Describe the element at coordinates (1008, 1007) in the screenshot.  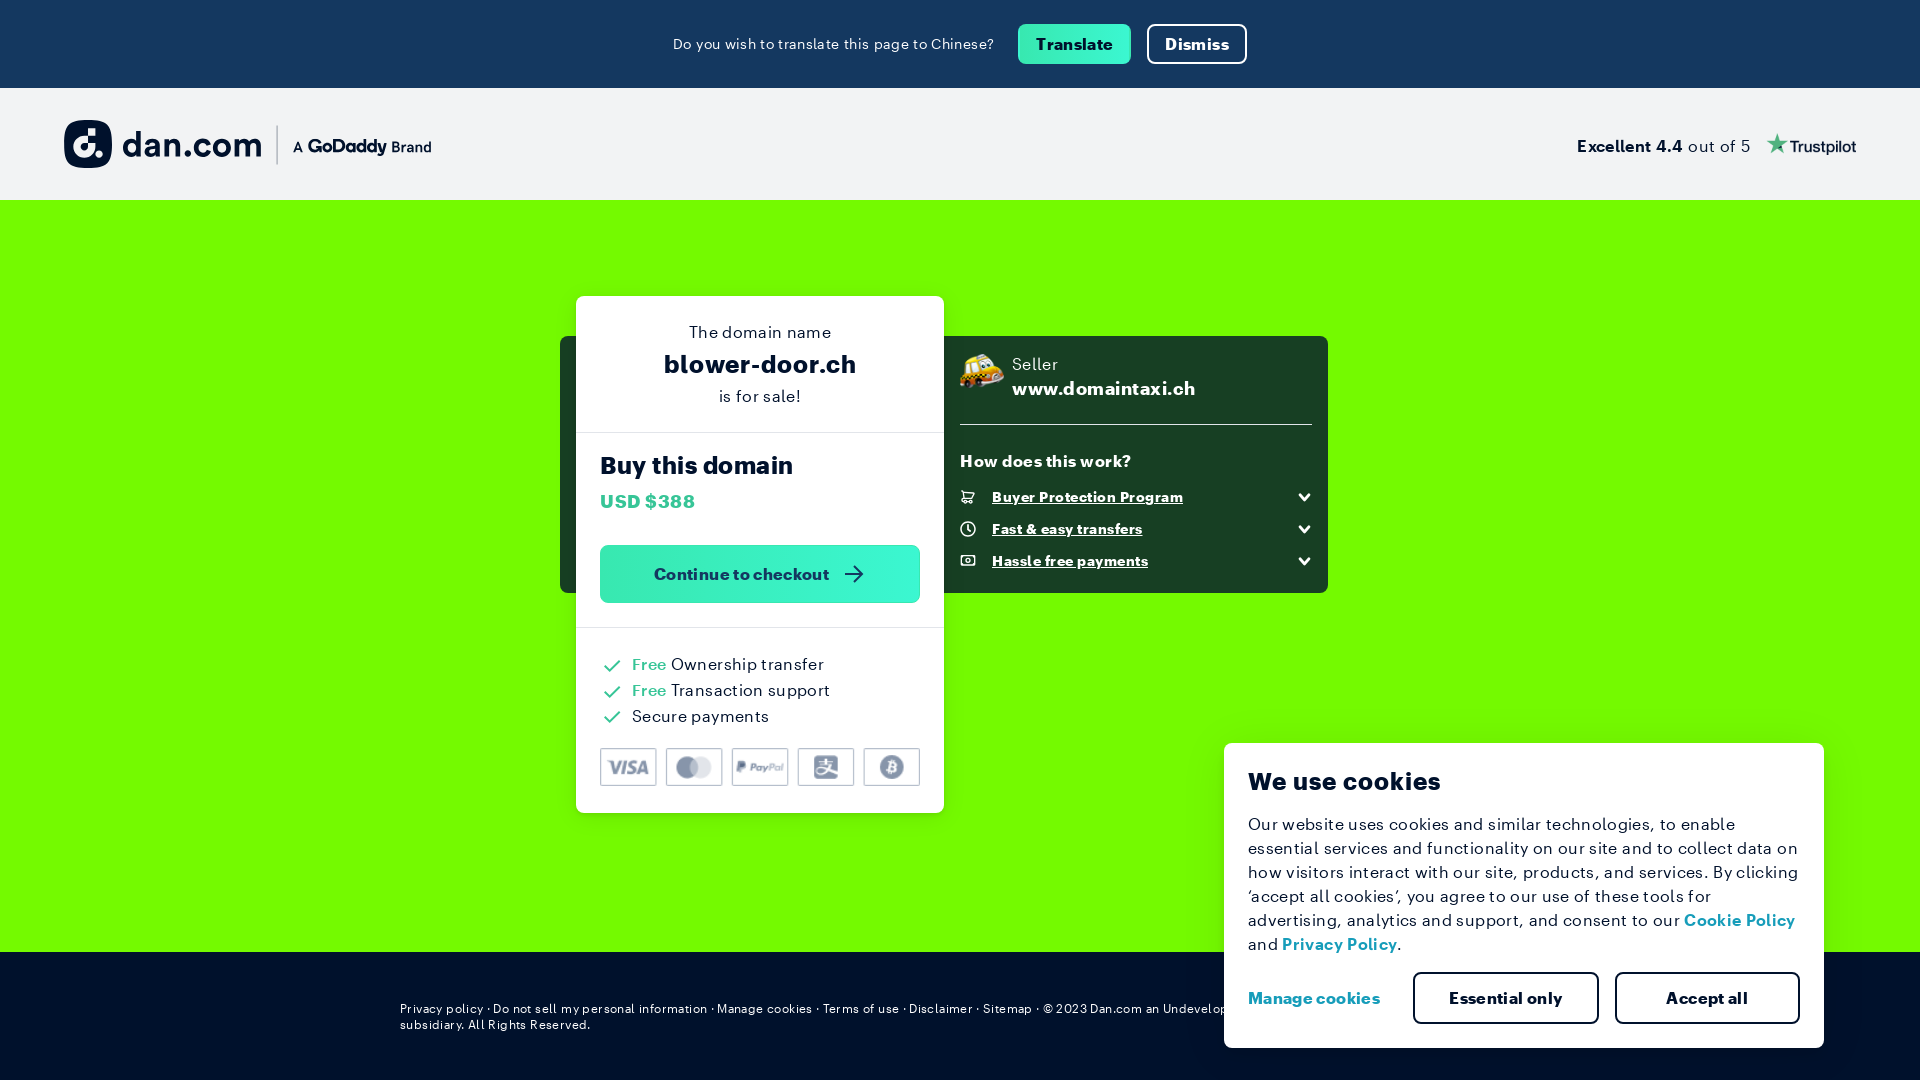
I see `'Sitemap'` at that location.